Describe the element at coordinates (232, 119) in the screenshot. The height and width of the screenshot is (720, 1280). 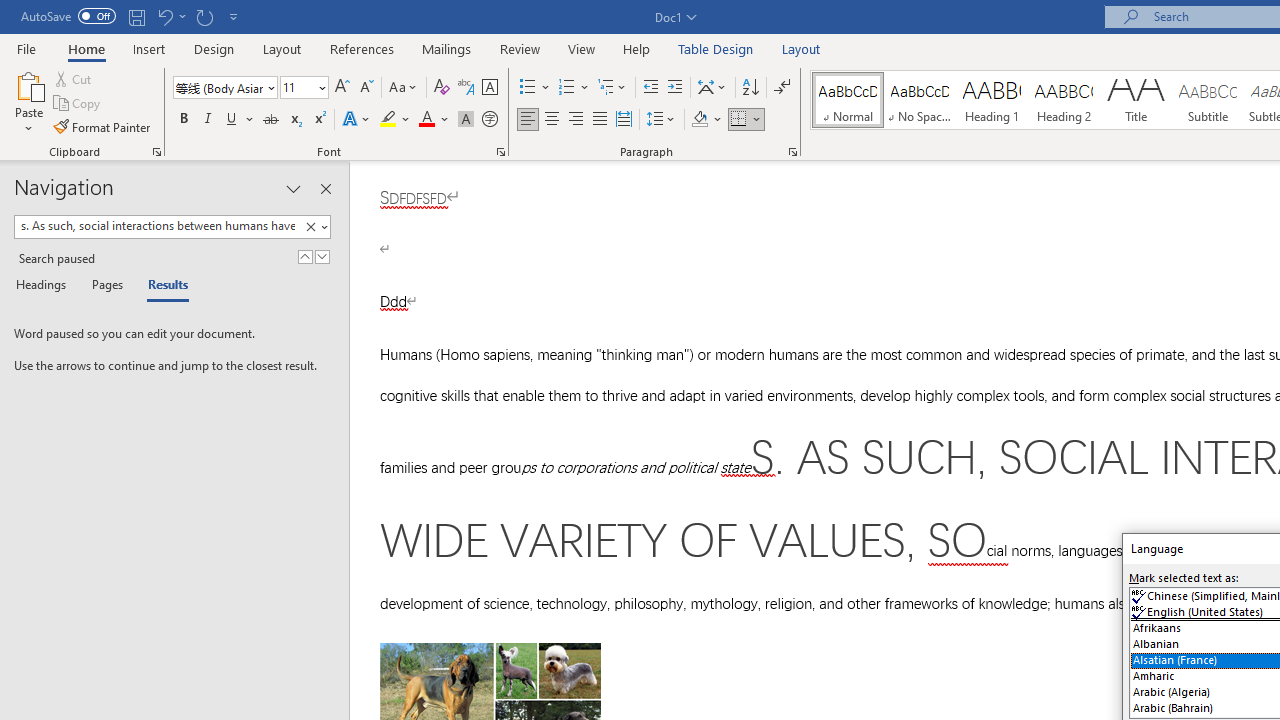
I see `'Underline'` at that location.